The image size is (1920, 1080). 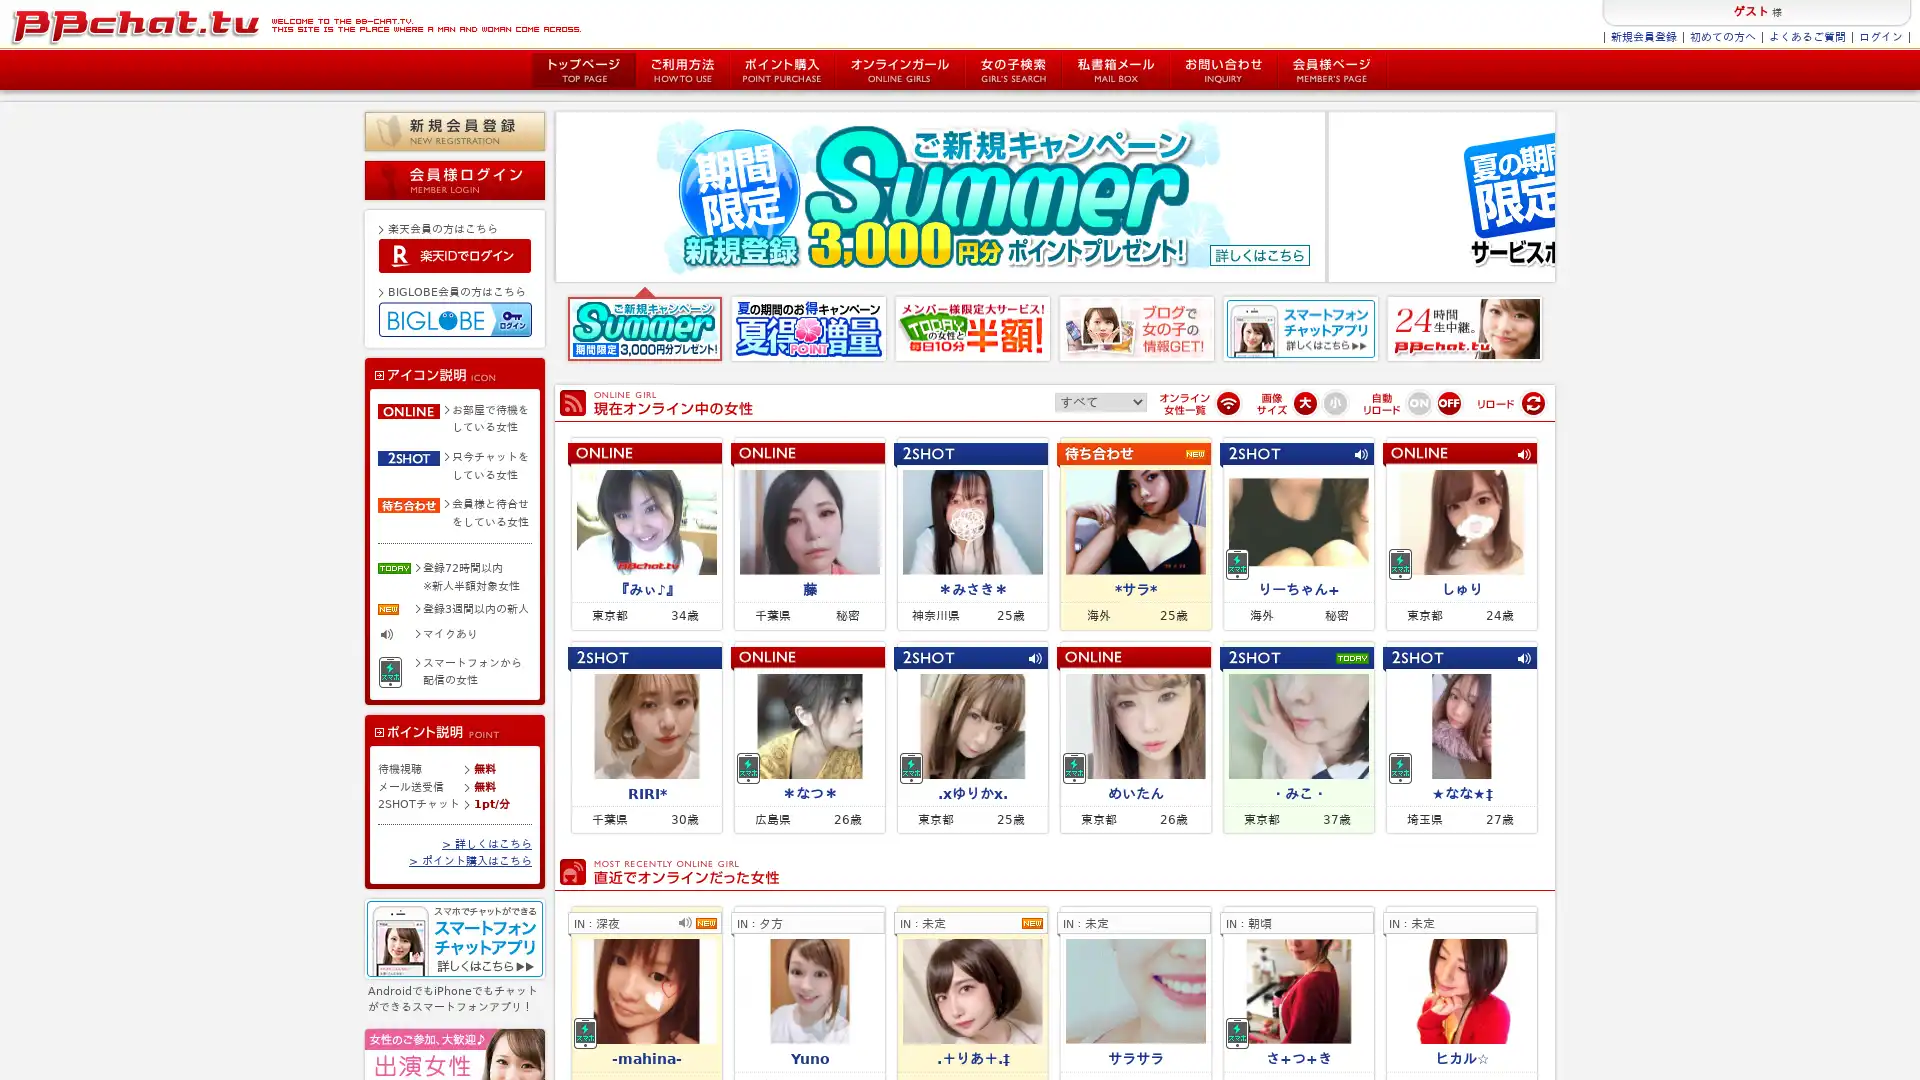 What do you see at coordinates (454, 253) in the screenshot?
I see `ID` at bounding box center [454, 253].